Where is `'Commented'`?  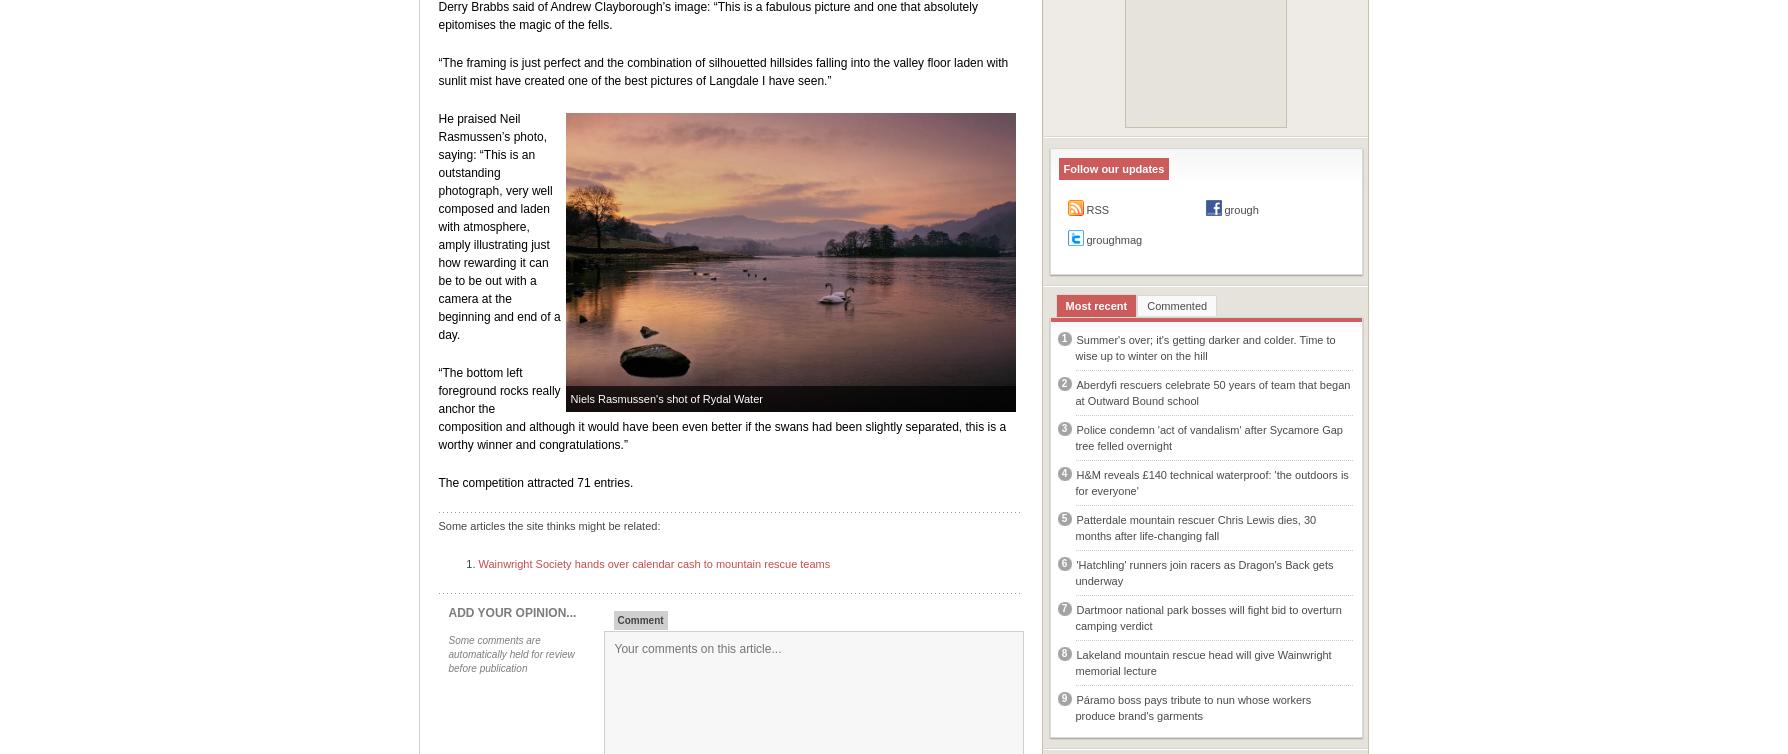
'Commented' is located at coordinates (1176, 304).